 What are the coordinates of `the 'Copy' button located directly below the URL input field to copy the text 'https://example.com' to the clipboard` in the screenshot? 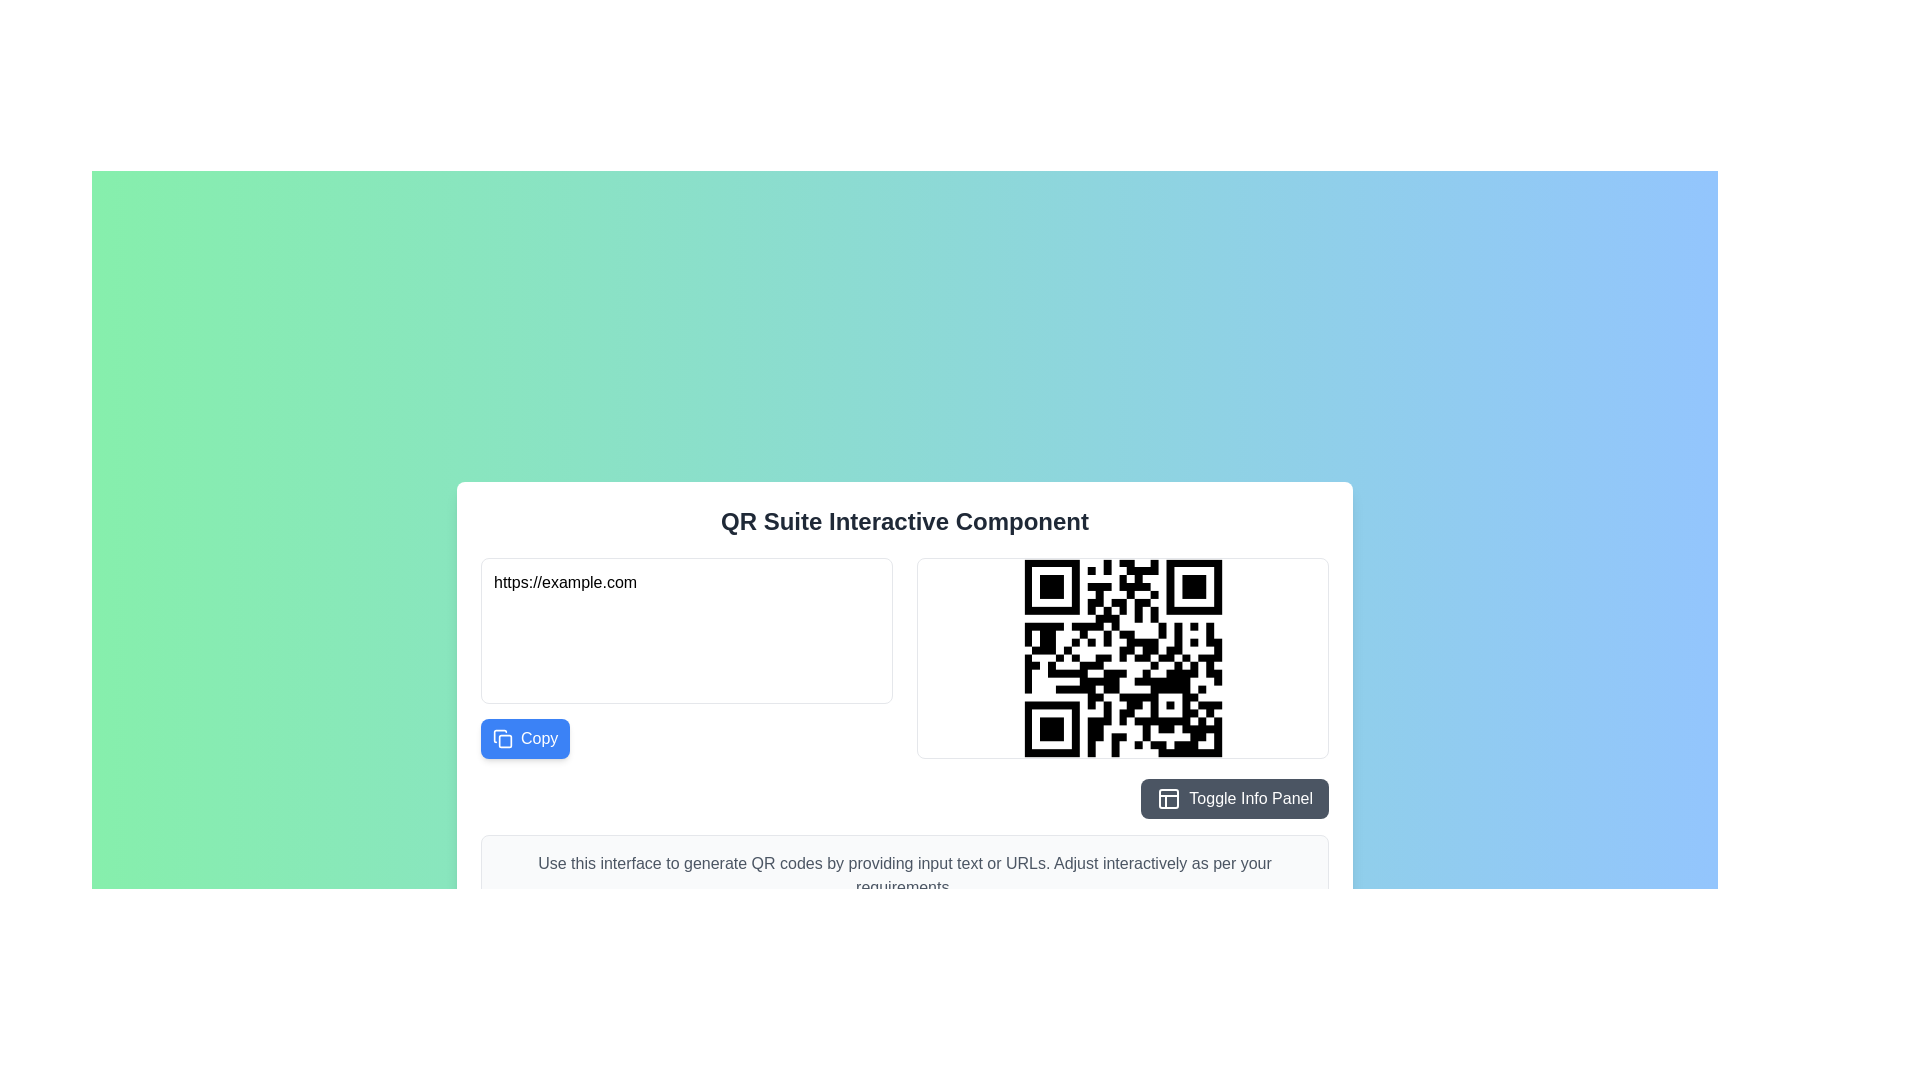 It's located at (525, 738).